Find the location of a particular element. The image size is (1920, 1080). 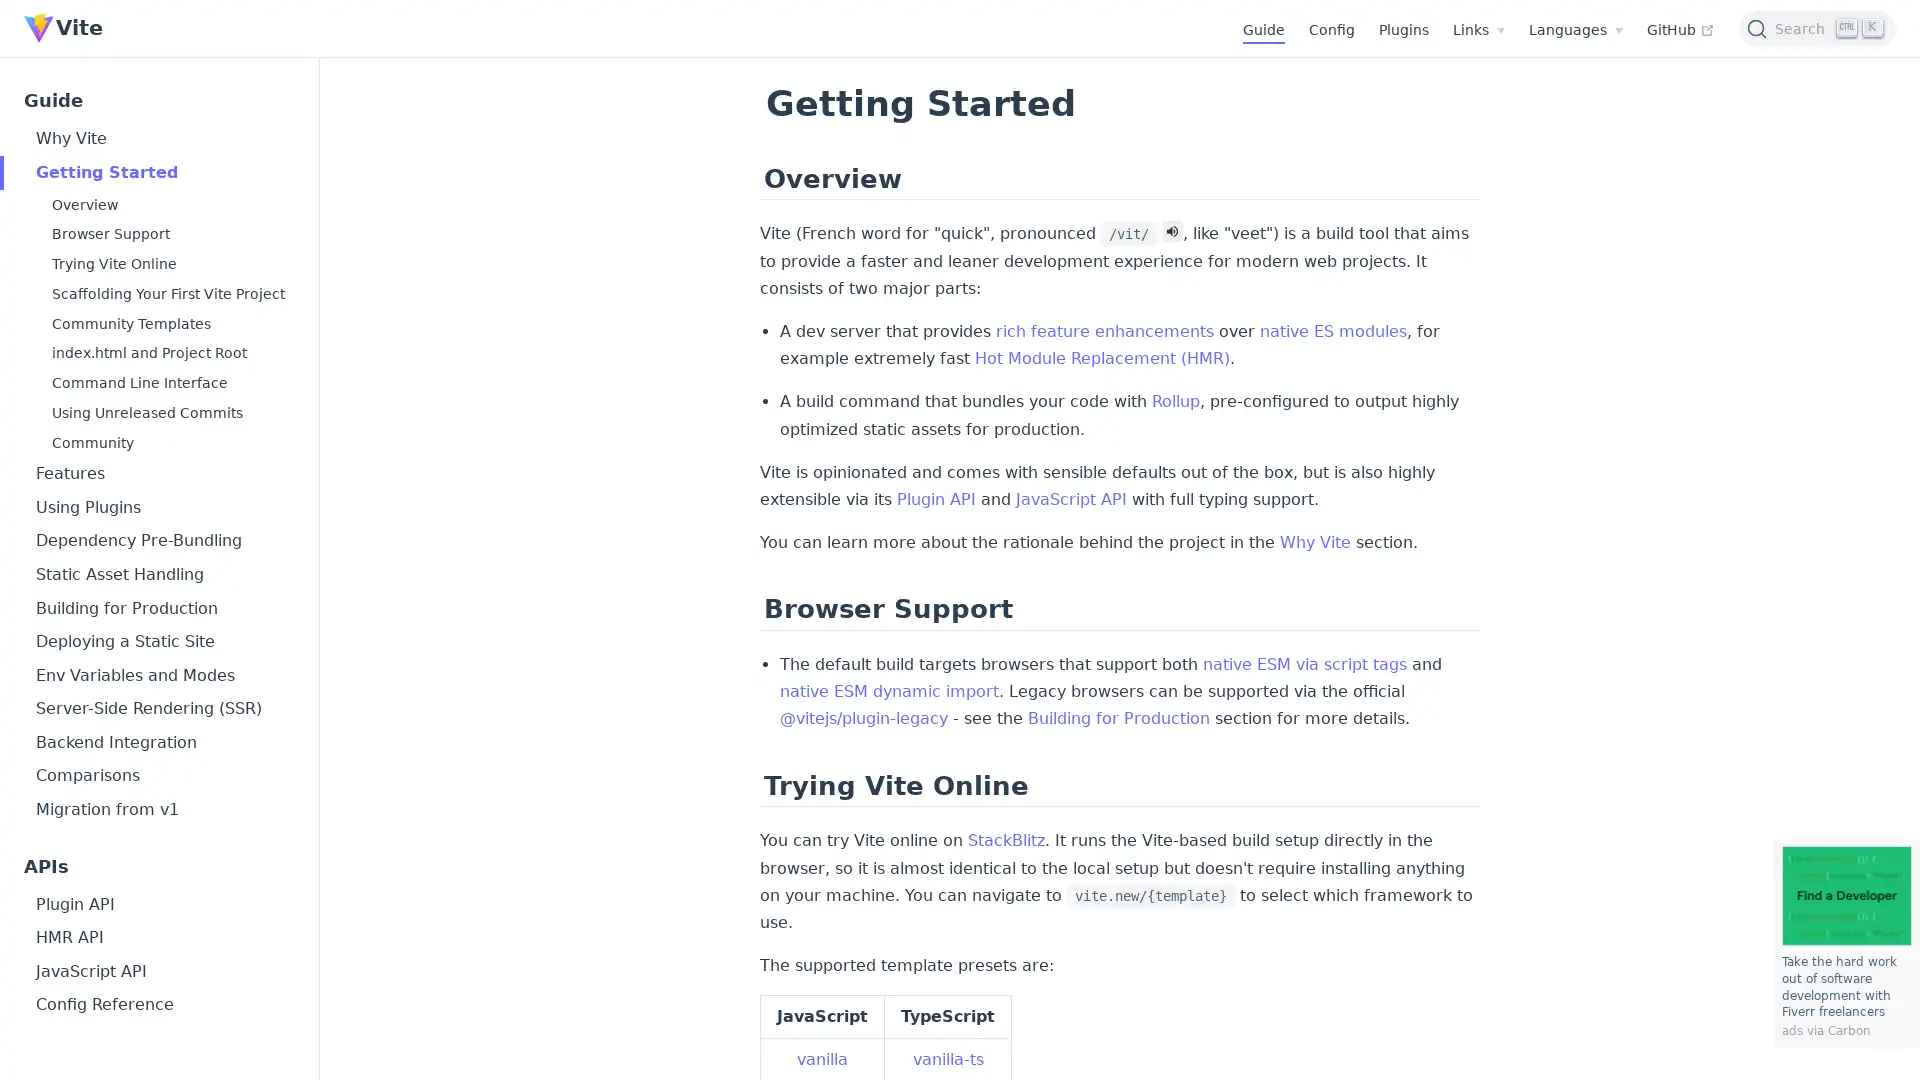

Languages is located at coordinates (1574, 30).